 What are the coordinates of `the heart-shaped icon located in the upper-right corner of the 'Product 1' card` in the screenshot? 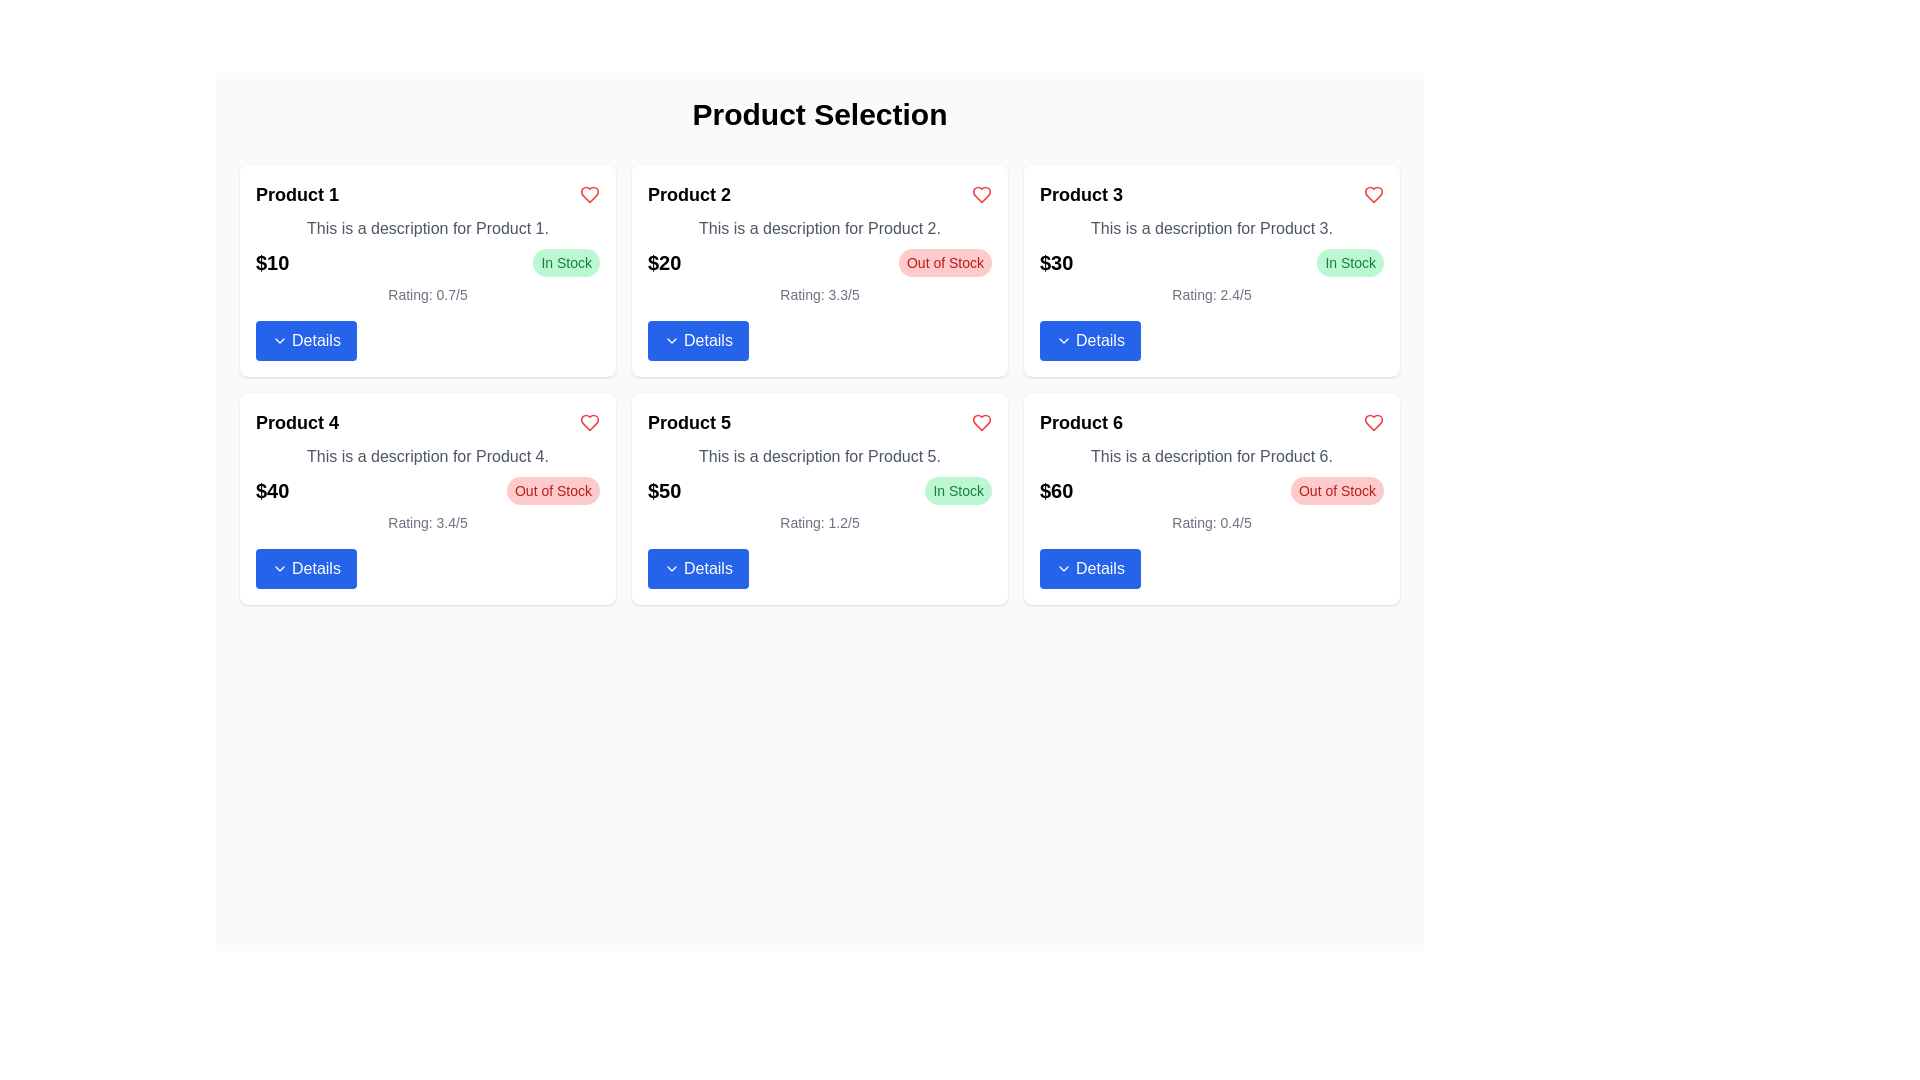 It's located at (589, 195).